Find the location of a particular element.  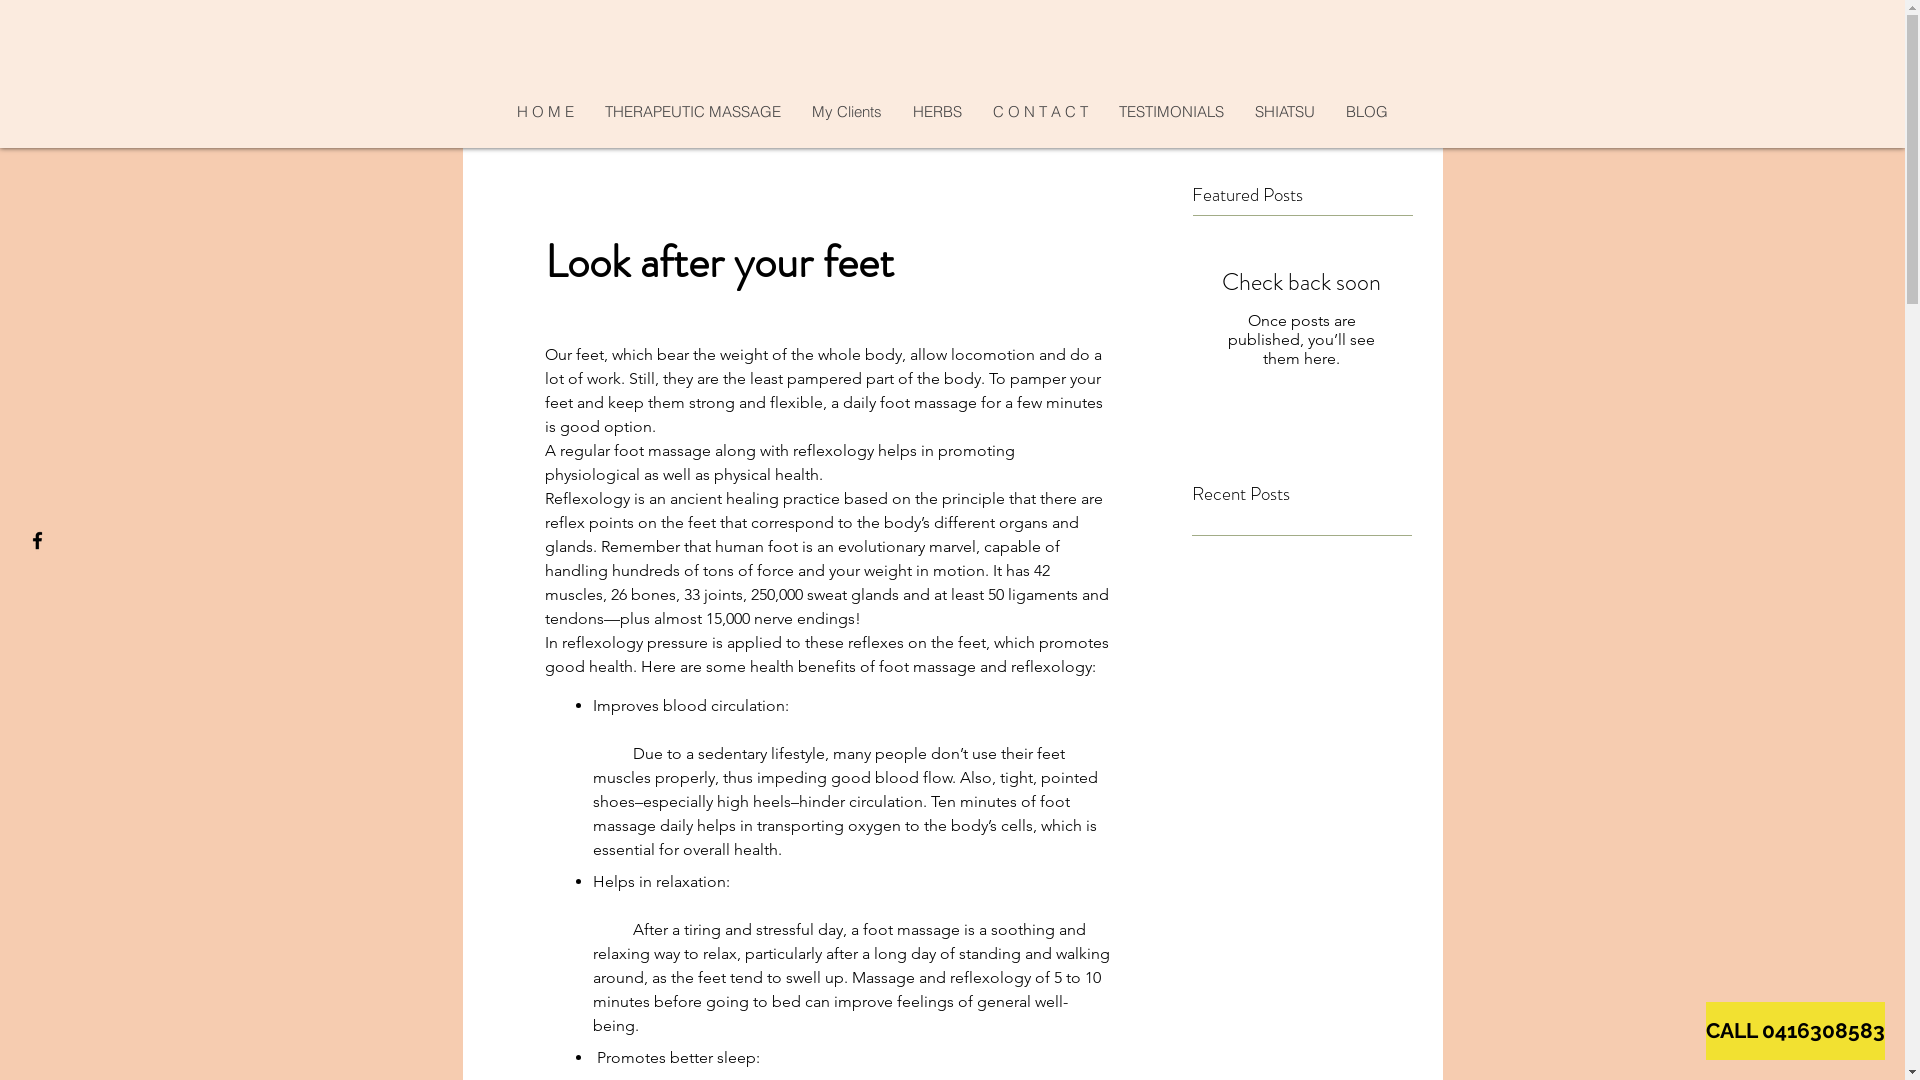

'THERAPEUTIC MASSAGE' is located at coordinates (588, 111).